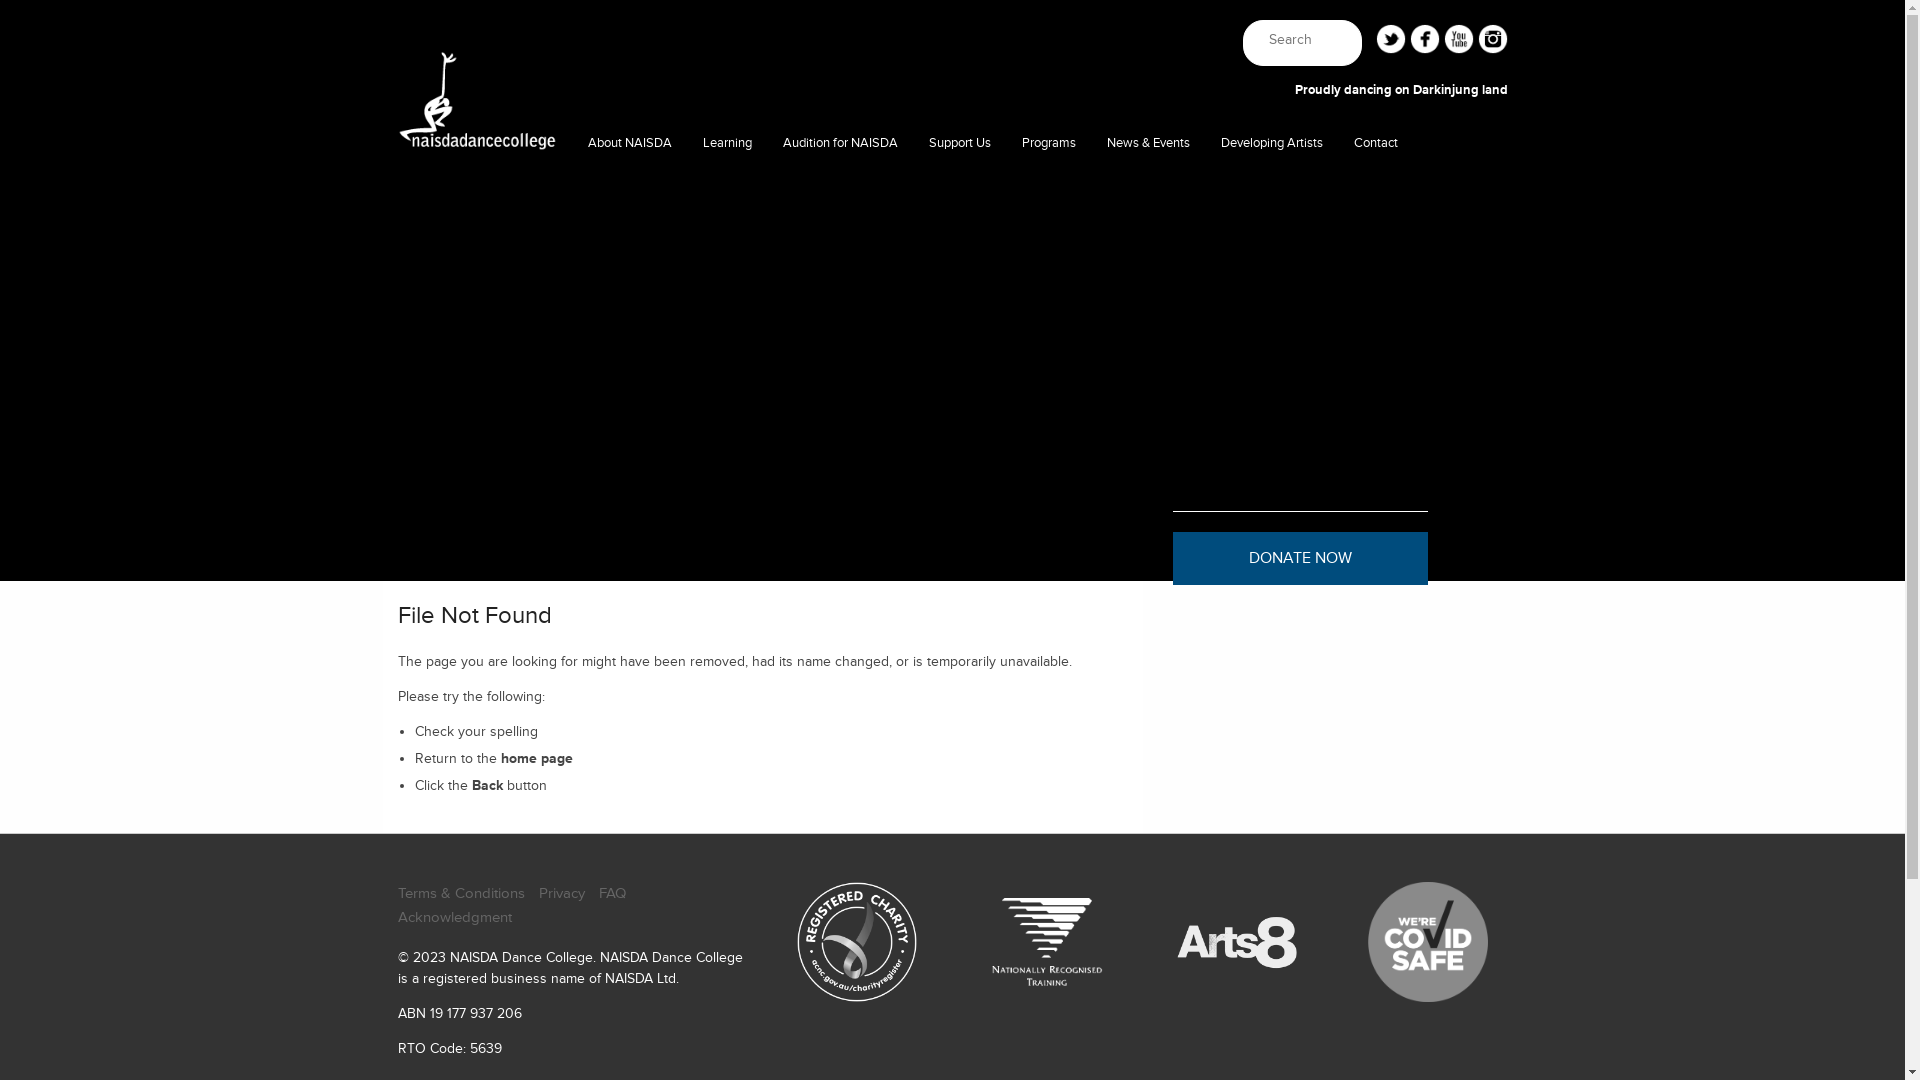 This screenshot has height=1080, width=1920. I want to click on 'Twitter', so click(1375, 38).